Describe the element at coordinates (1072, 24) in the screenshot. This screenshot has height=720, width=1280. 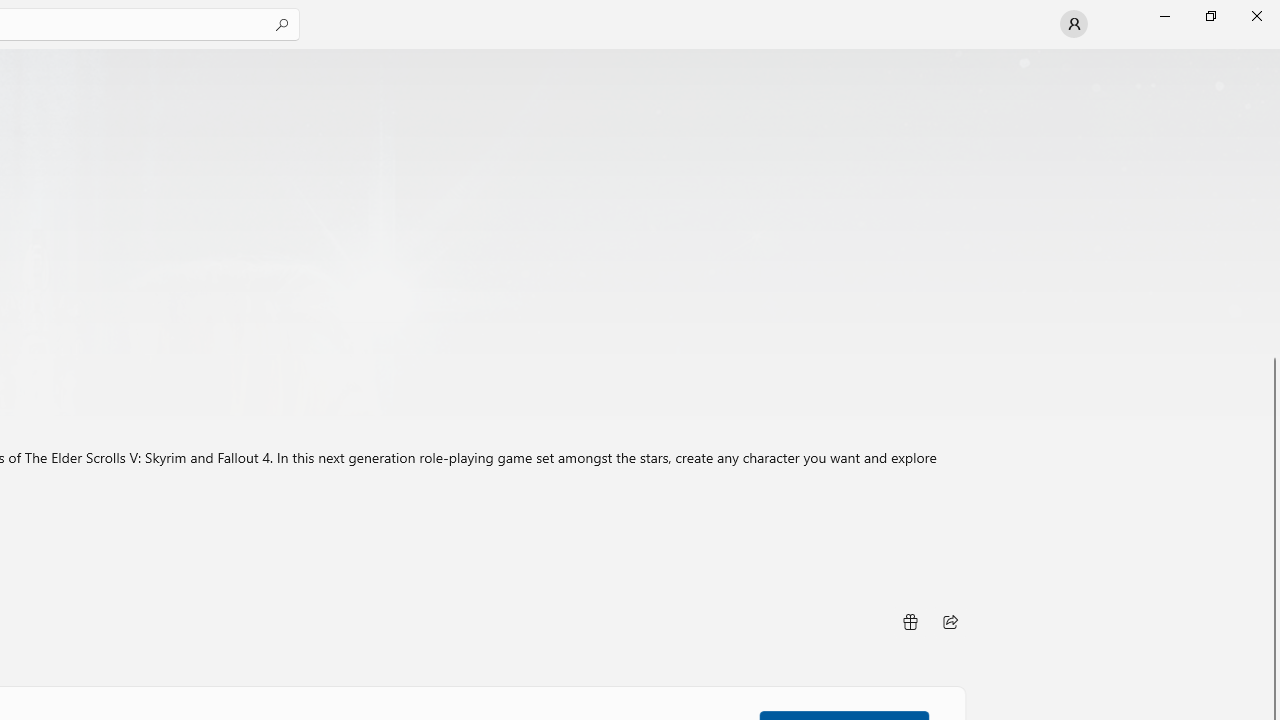
I see `'User profile'` at that location.